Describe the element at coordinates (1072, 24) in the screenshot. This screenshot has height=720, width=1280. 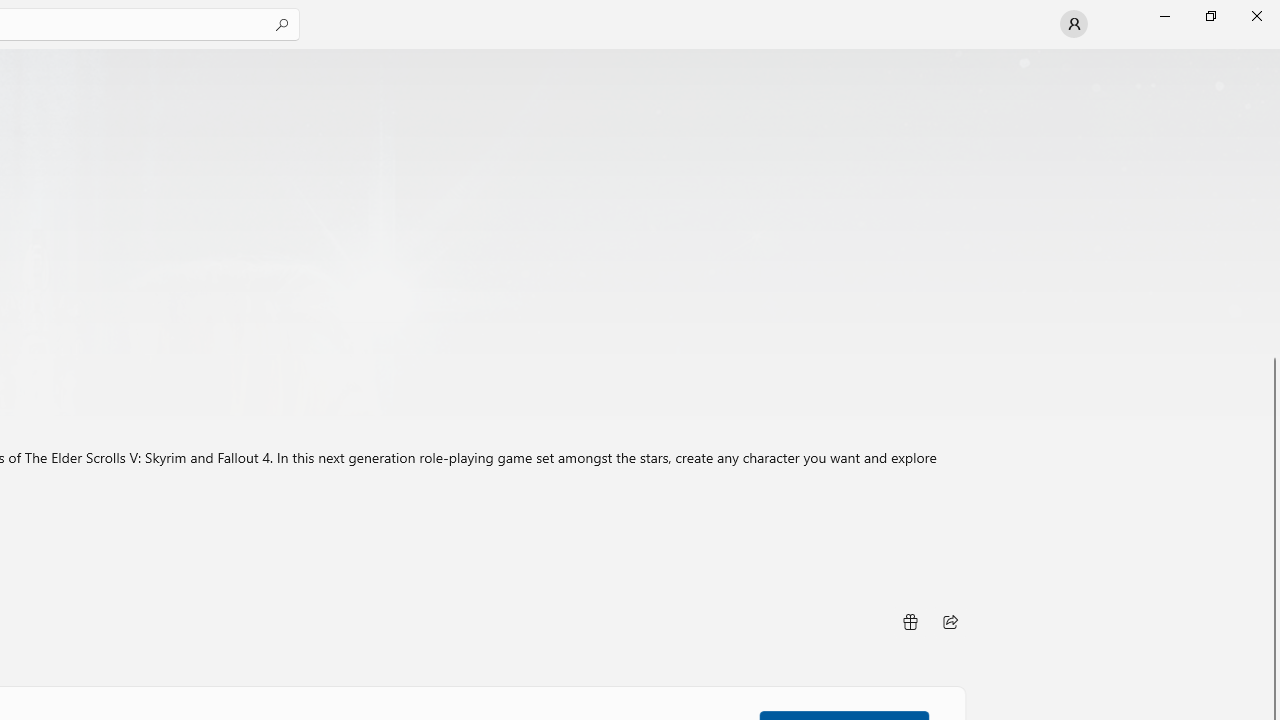
I see `'User profile'` at that location.